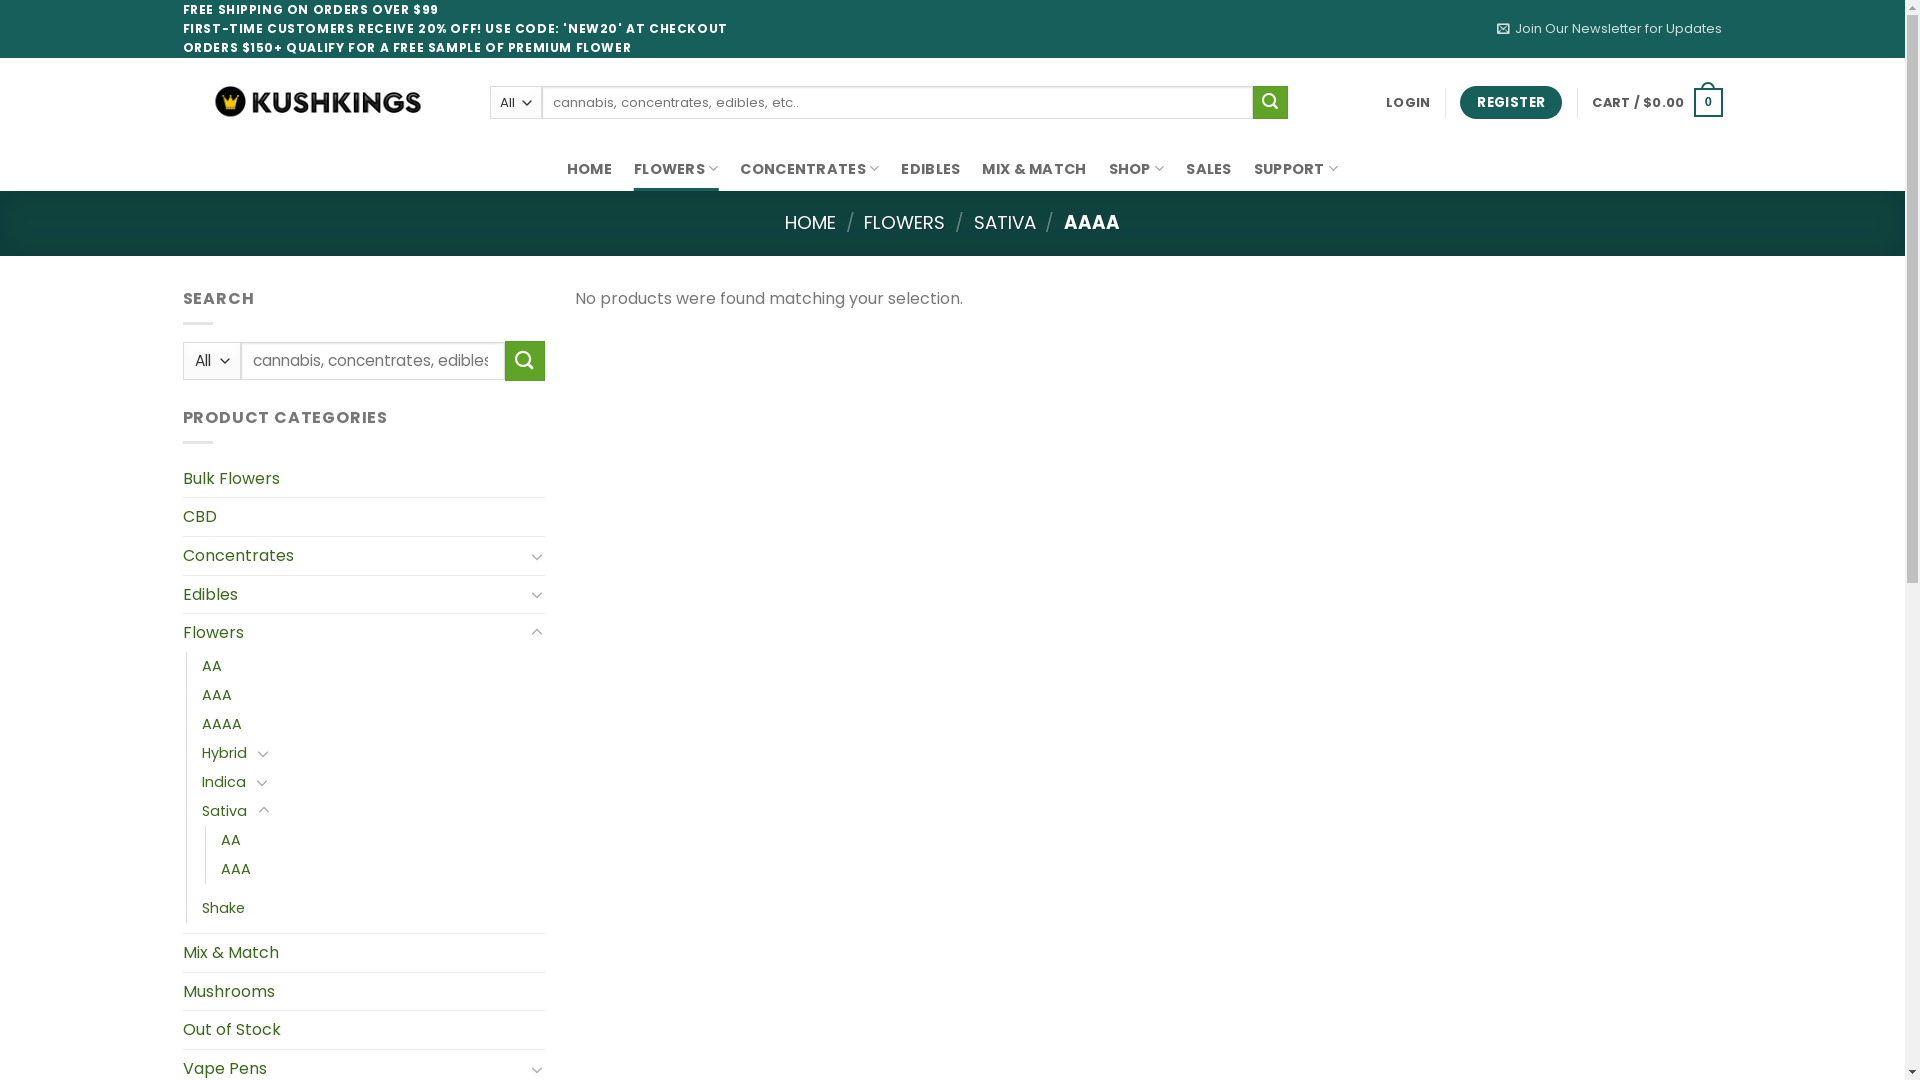 Image resolution: width=1920 pixels, height=1080 pixels. I want to click on 'SHOP', so click(1137, 168).